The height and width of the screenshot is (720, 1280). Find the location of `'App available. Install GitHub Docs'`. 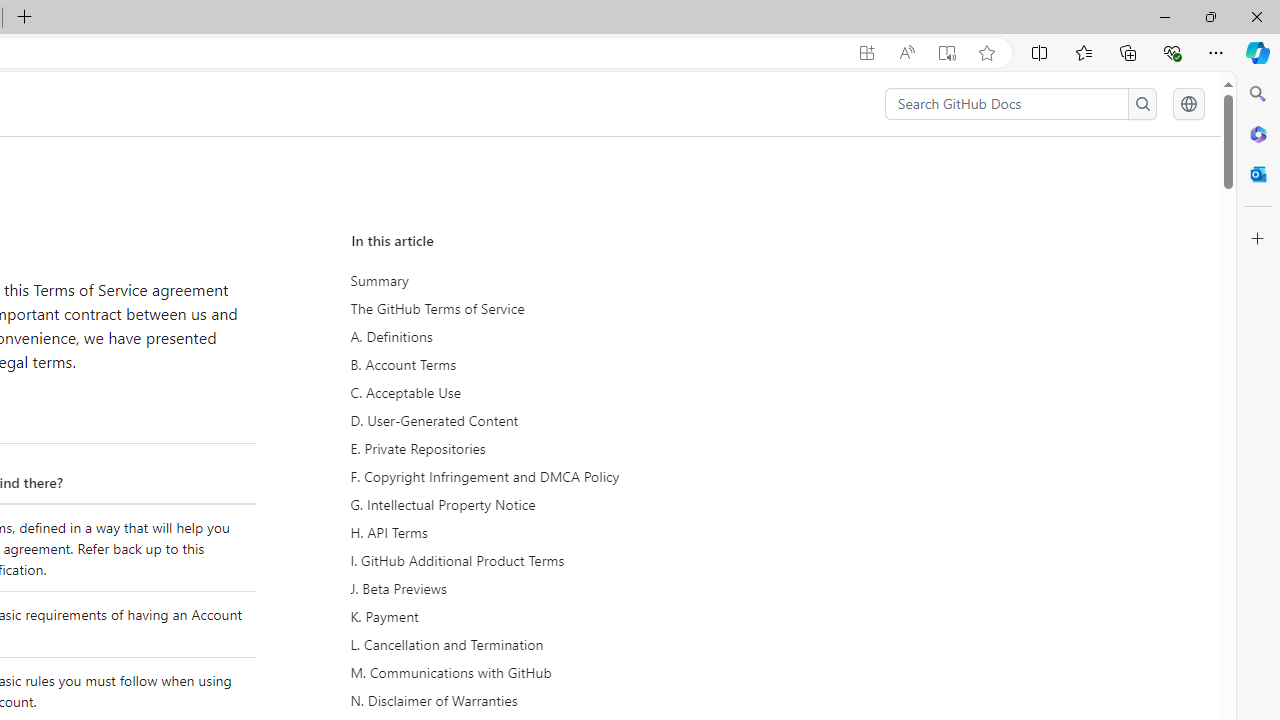

'App available. Install GitHub Docs' is located at coordinates (867, 52).